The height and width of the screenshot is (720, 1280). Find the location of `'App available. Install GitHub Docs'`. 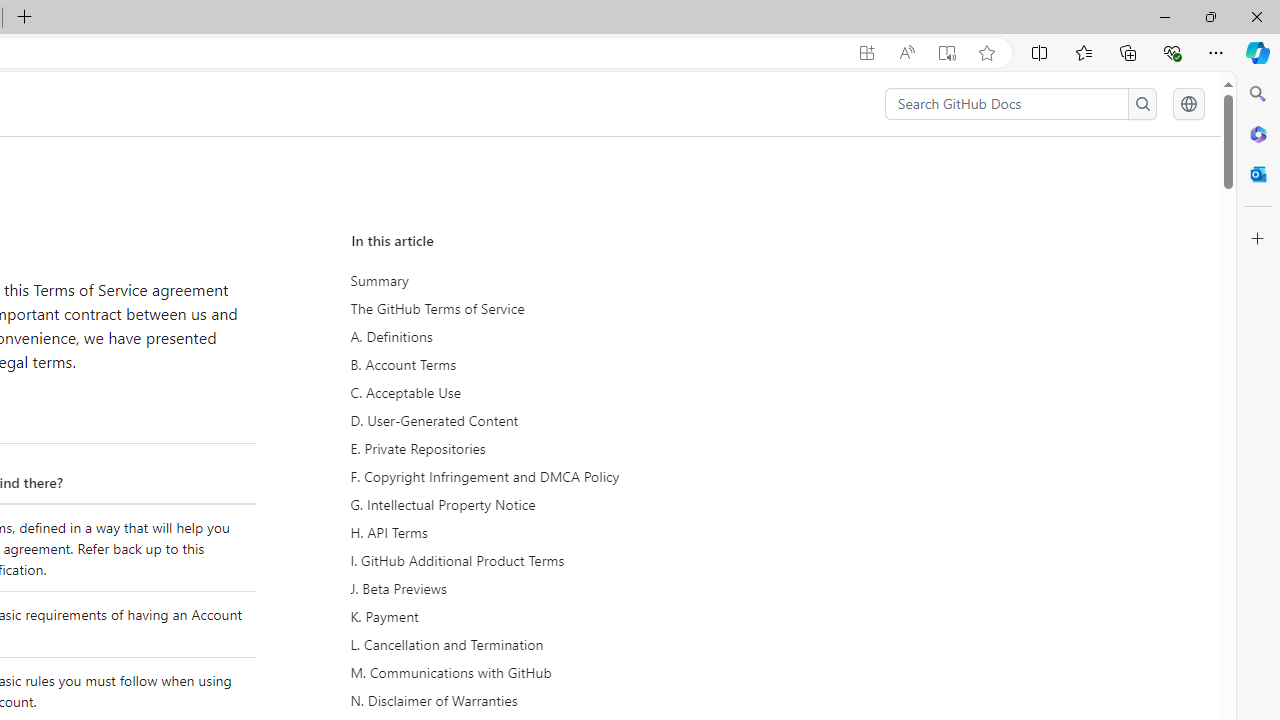

'App available. Install GitHub Docs' is located at coordinates (867, 52).